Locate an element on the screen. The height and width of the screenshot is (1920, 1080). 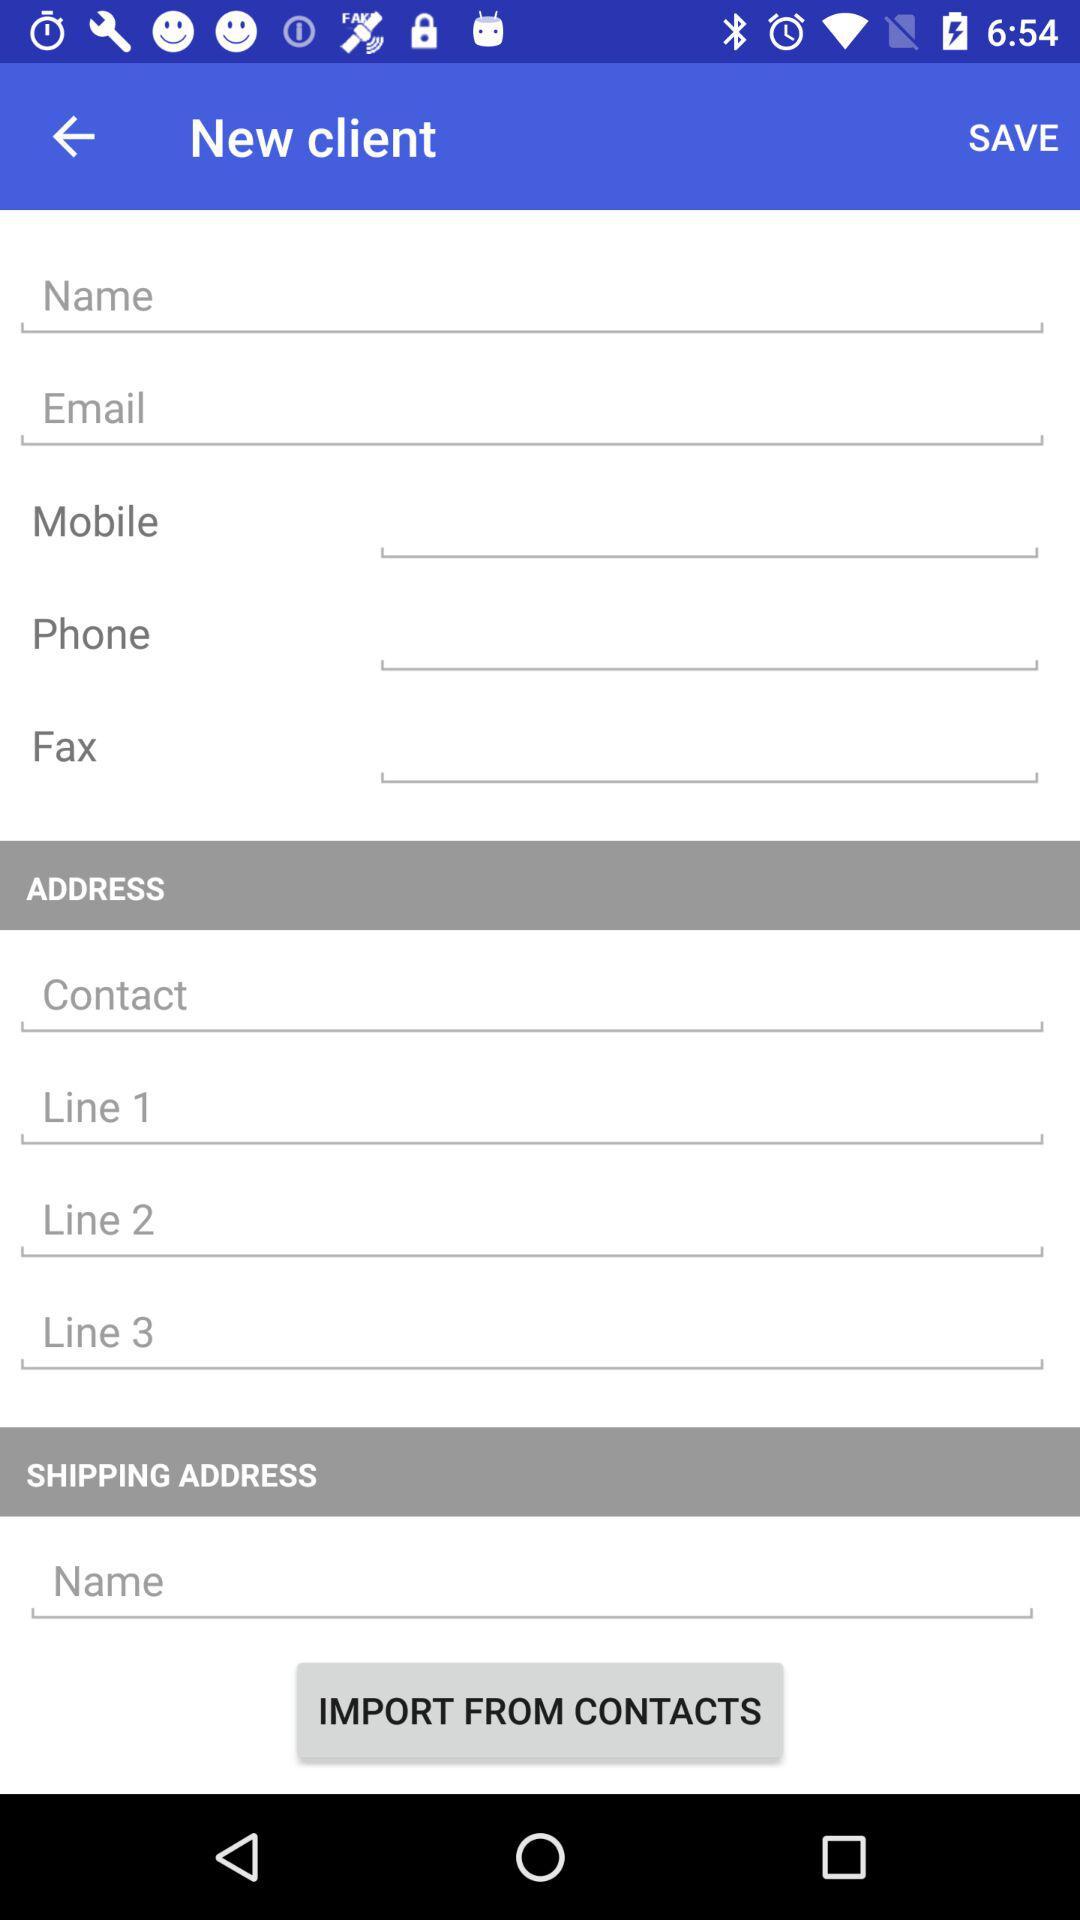
an address into line 3 is located at coordinates (531, 1331).